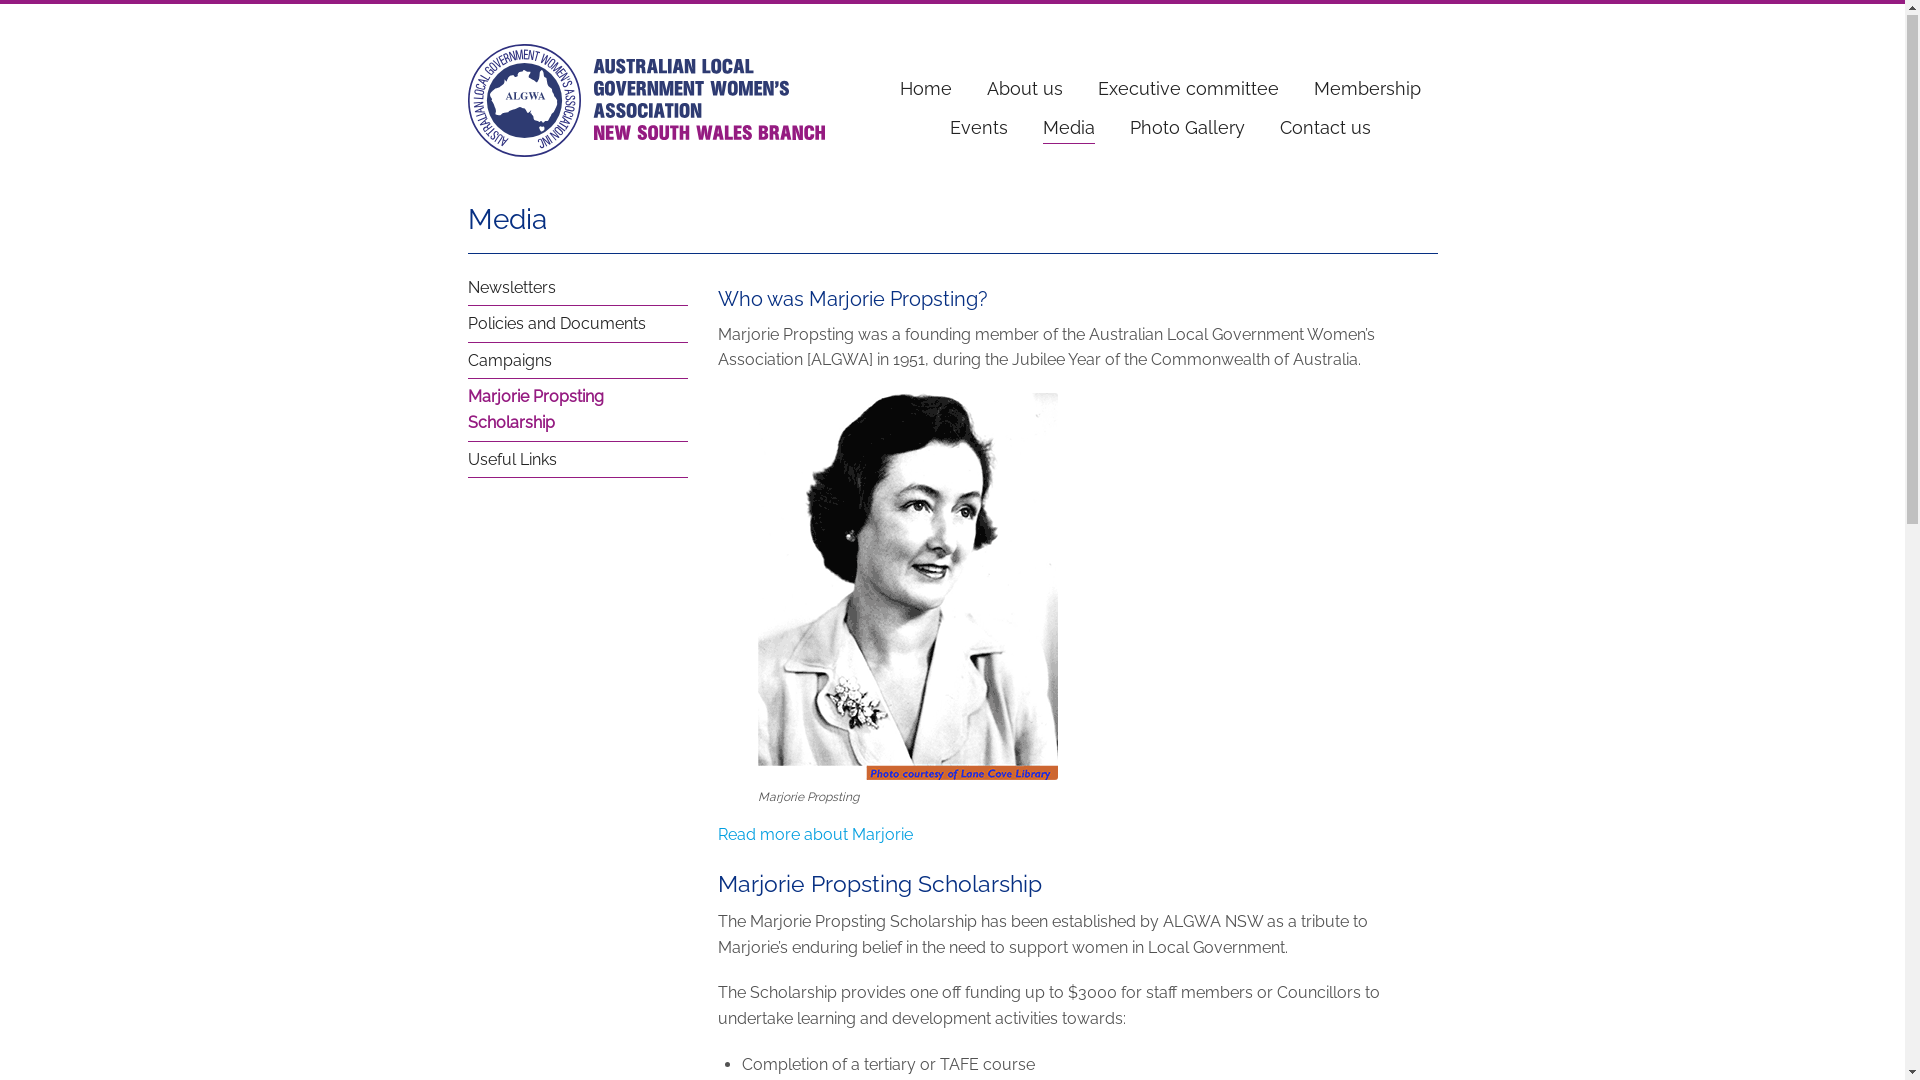 This screenshot has width=1920, height=1080. I want to click on 'Executive committee', so click(1097, 88).